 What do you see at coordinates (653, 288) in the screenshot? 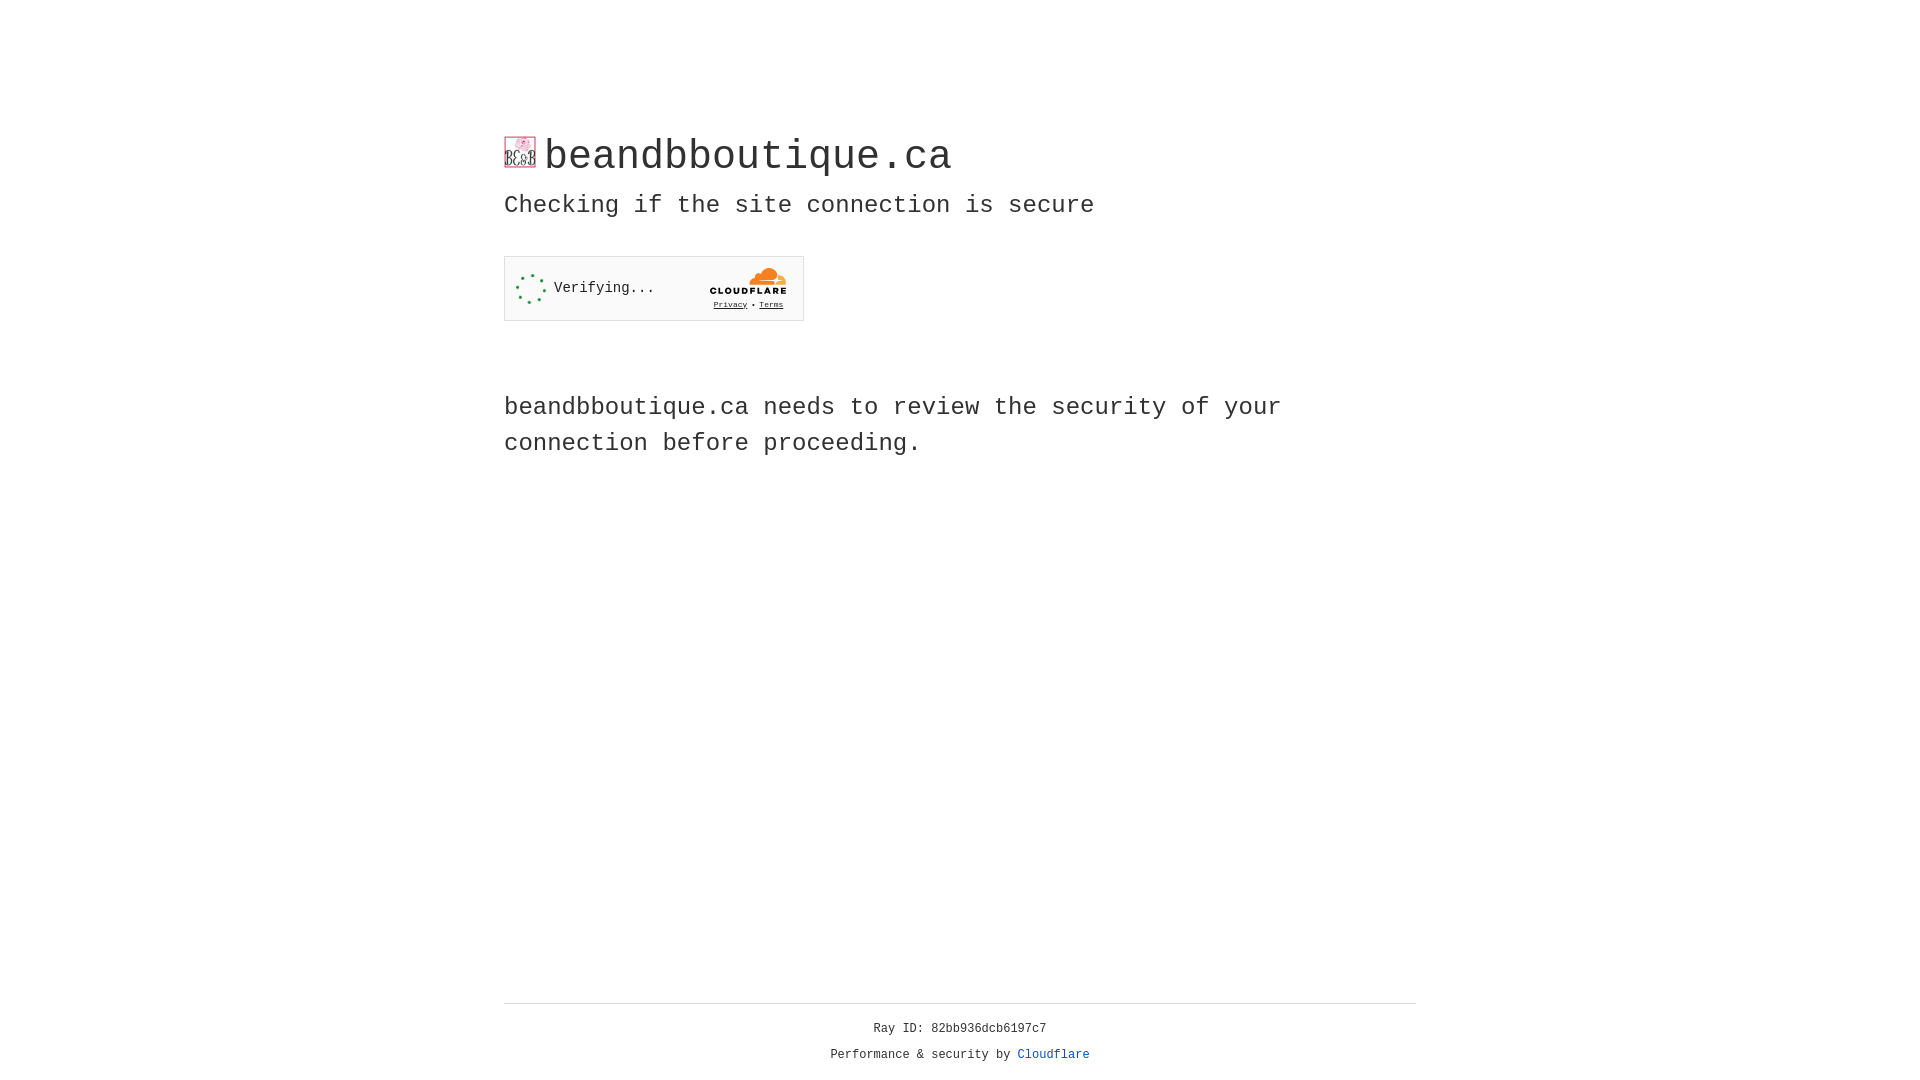
I see `'Widget containing a Cloudflare security challenge'` at bounding box center [653, 288].